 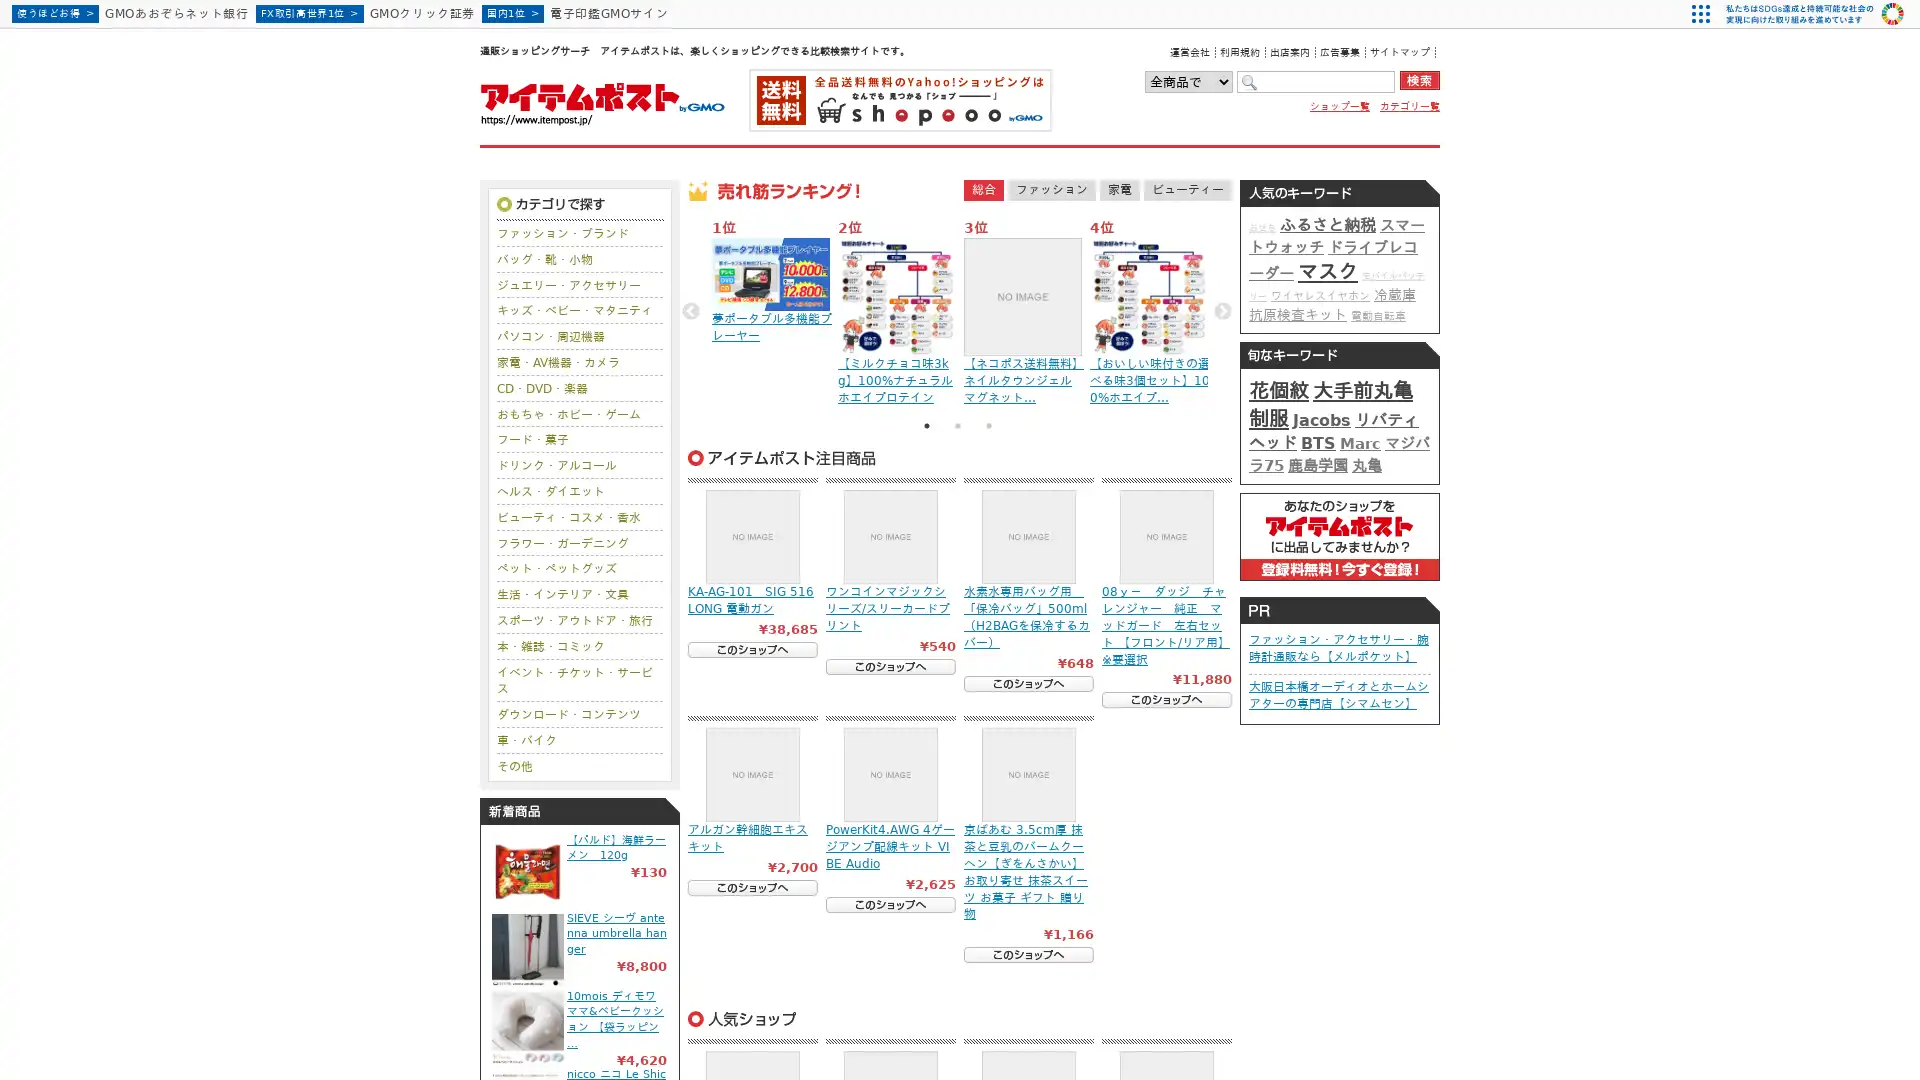 I want to click on 3, so click(x=988, y=424).